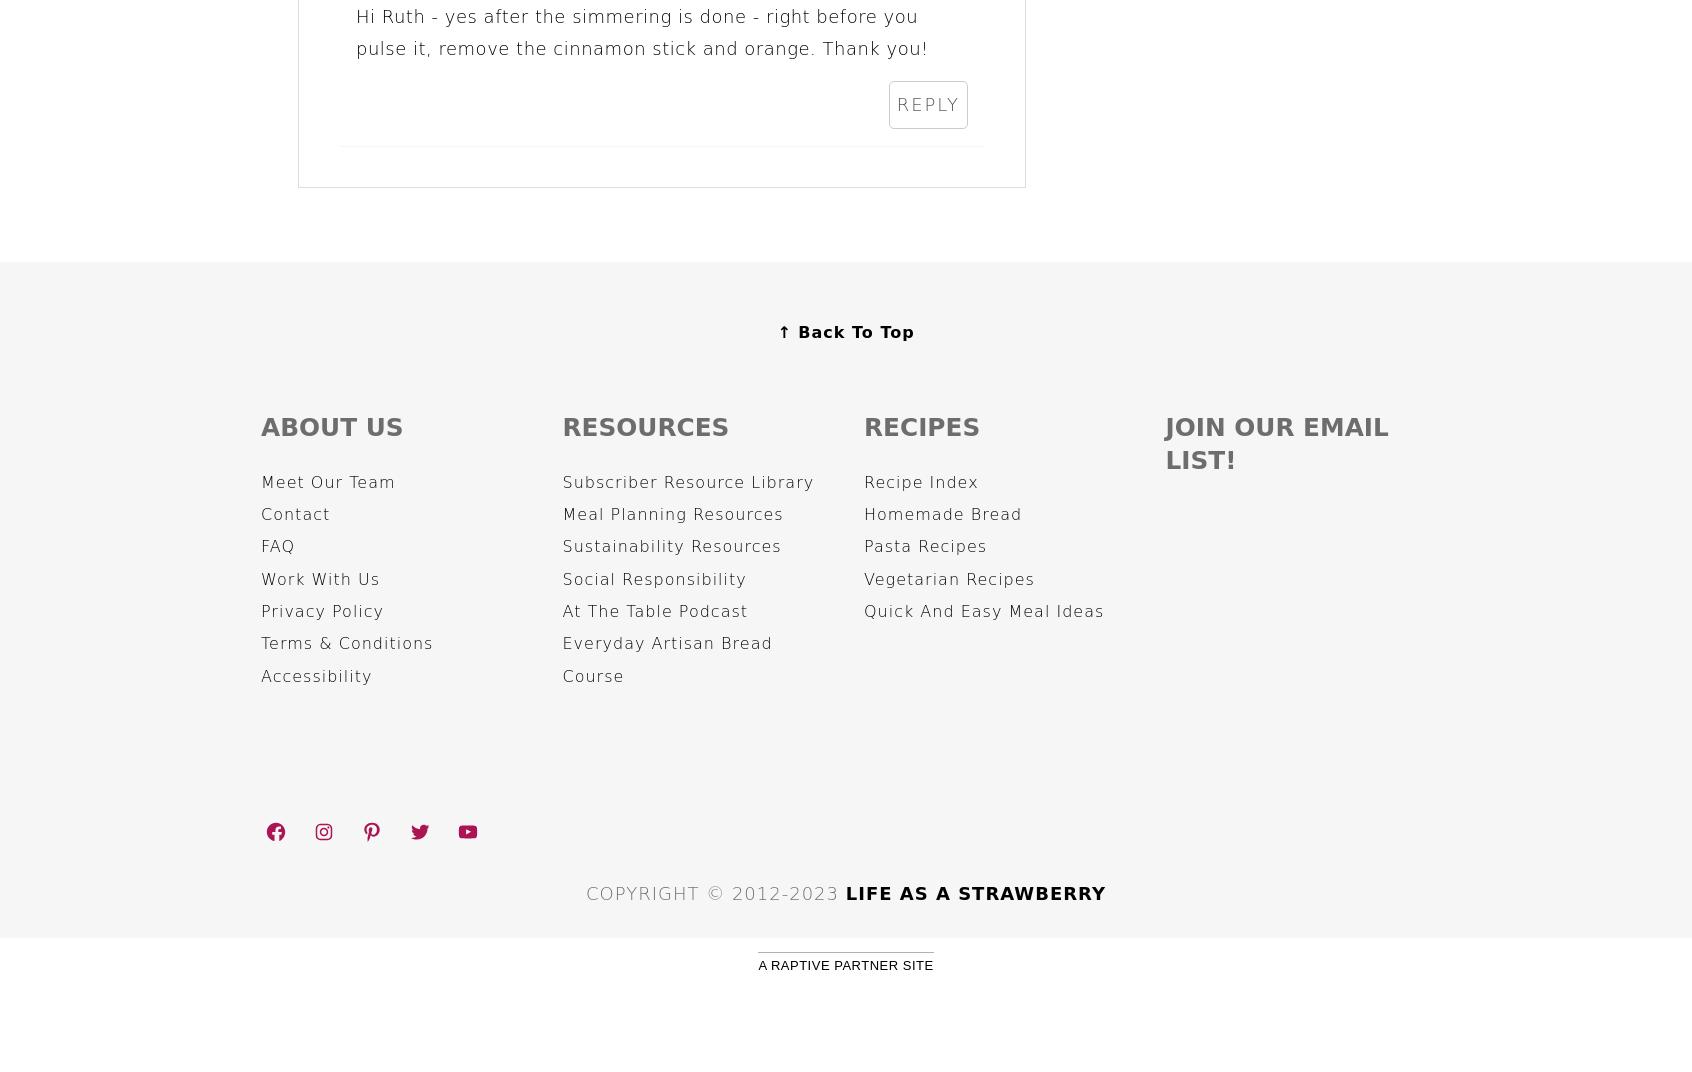 The image size is (1692, 1072). Describe the element at coordinates (942, 513) in the screenshot. I see `'Homemade Bread'` at that location.